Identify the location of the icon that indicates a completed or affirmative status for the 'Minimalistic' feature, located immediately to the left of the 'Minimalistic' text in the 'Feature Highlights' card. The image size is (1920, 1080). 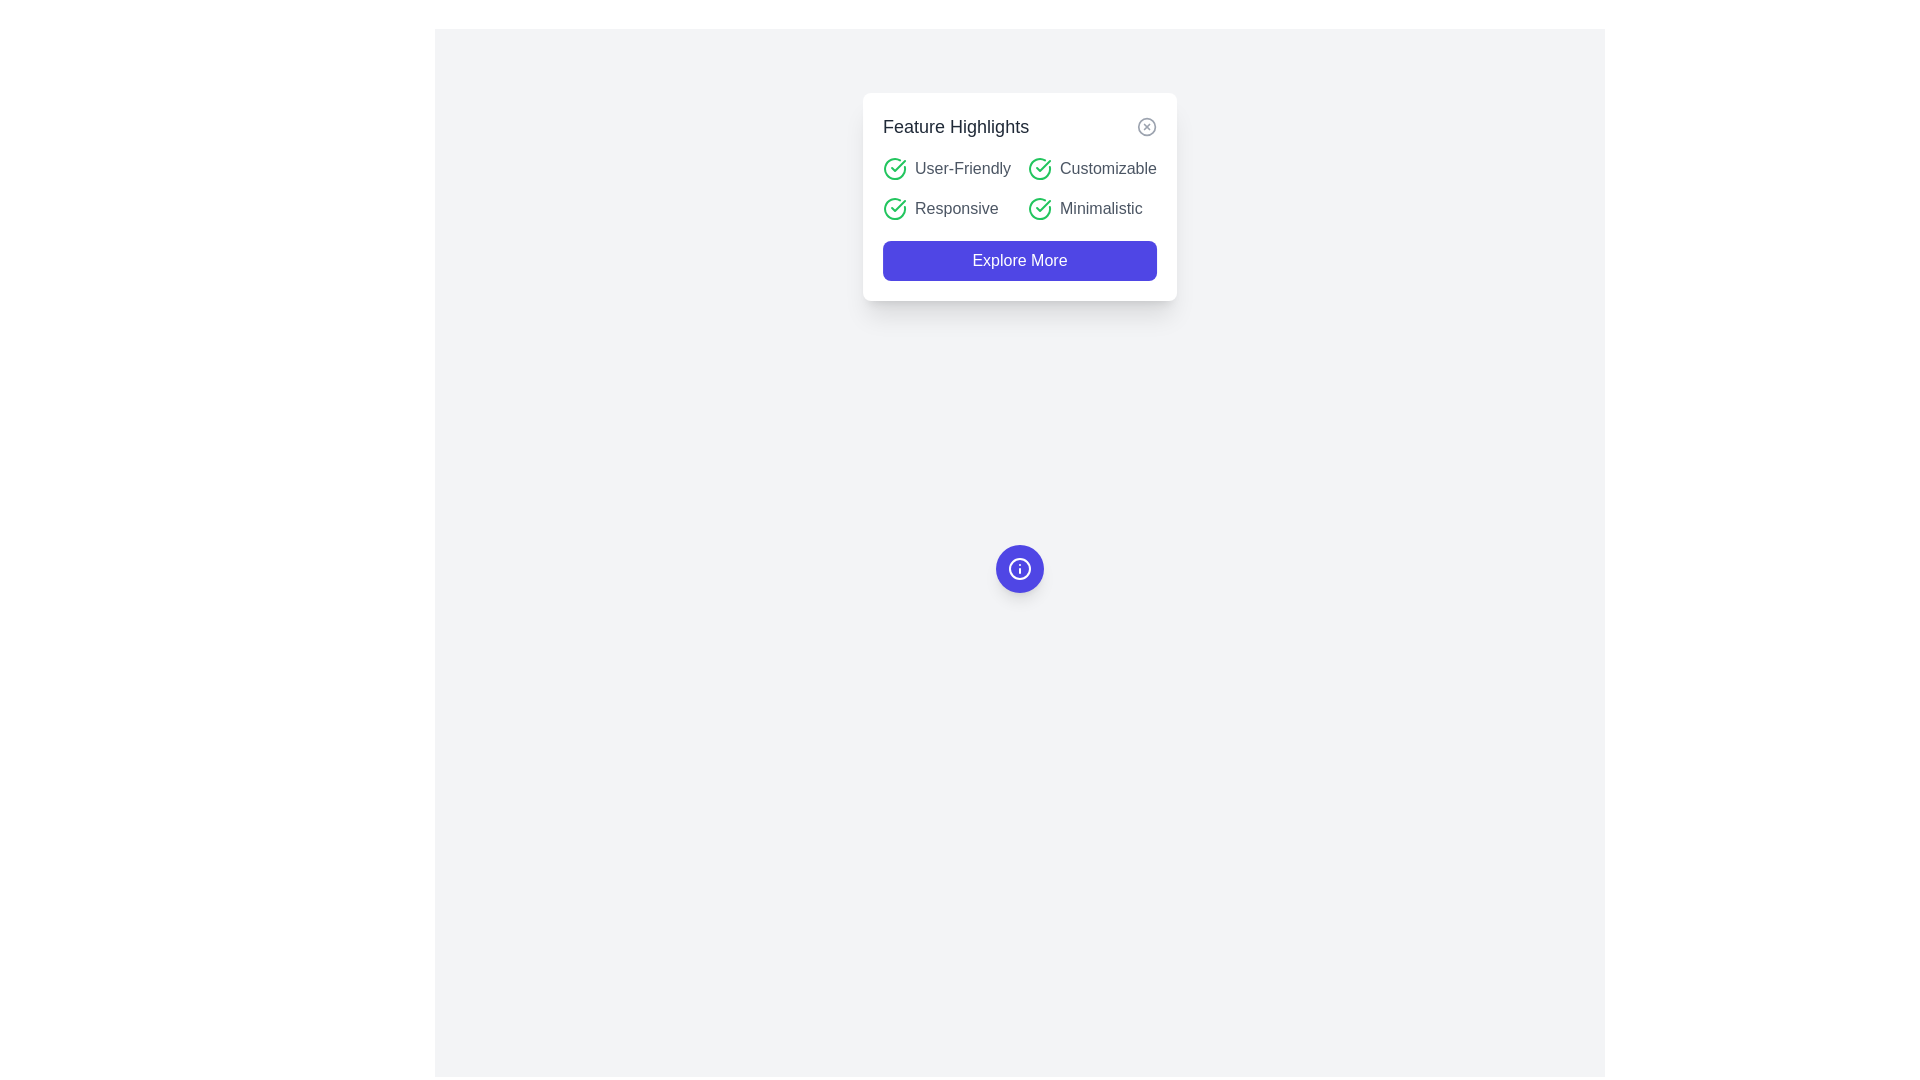
(1040, 208).